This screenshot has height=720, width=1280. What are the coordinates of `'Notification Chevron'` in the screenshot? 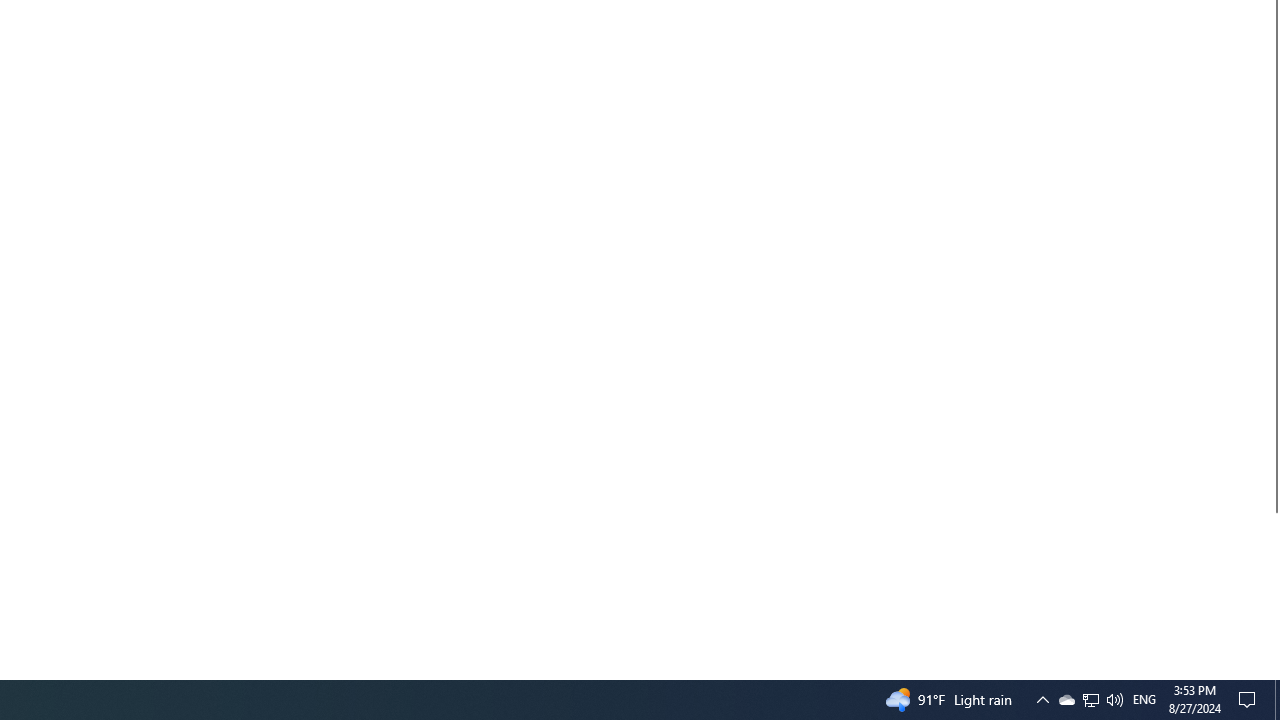 It's located at (1090, 698).